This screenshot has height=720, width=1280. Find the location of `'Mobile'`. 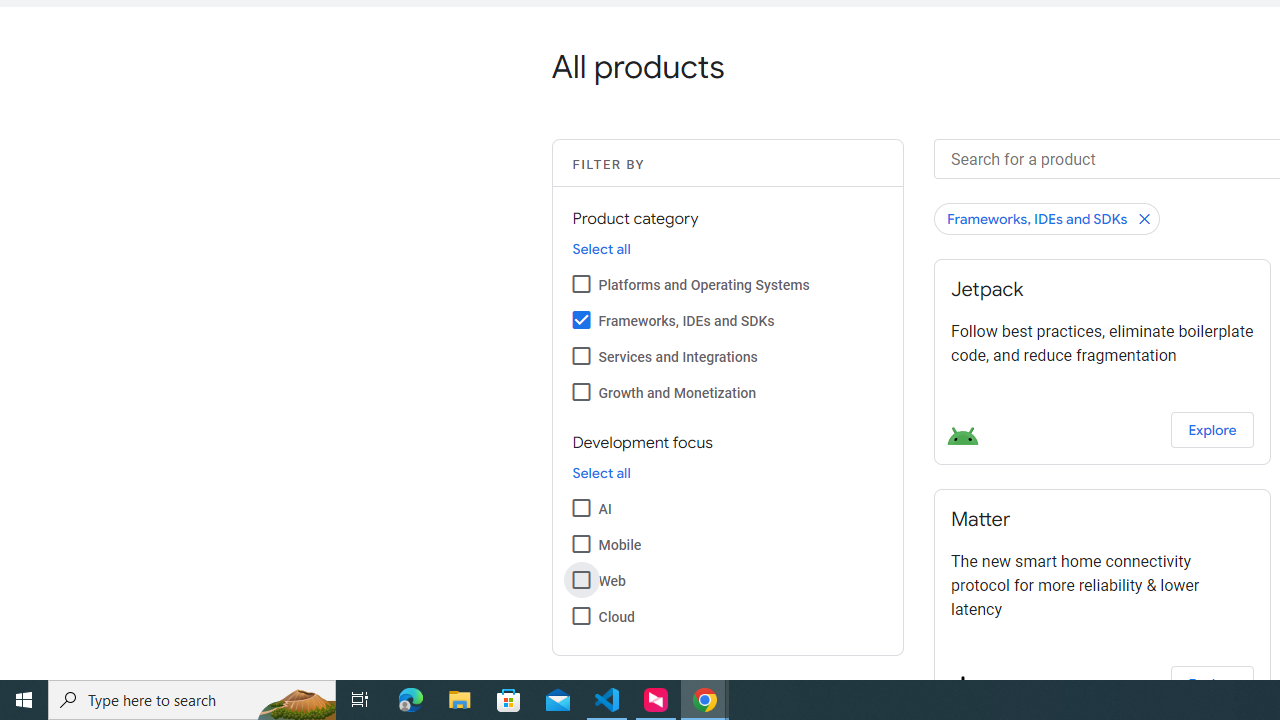

'Mobile' is located at coordinates (580, 543).